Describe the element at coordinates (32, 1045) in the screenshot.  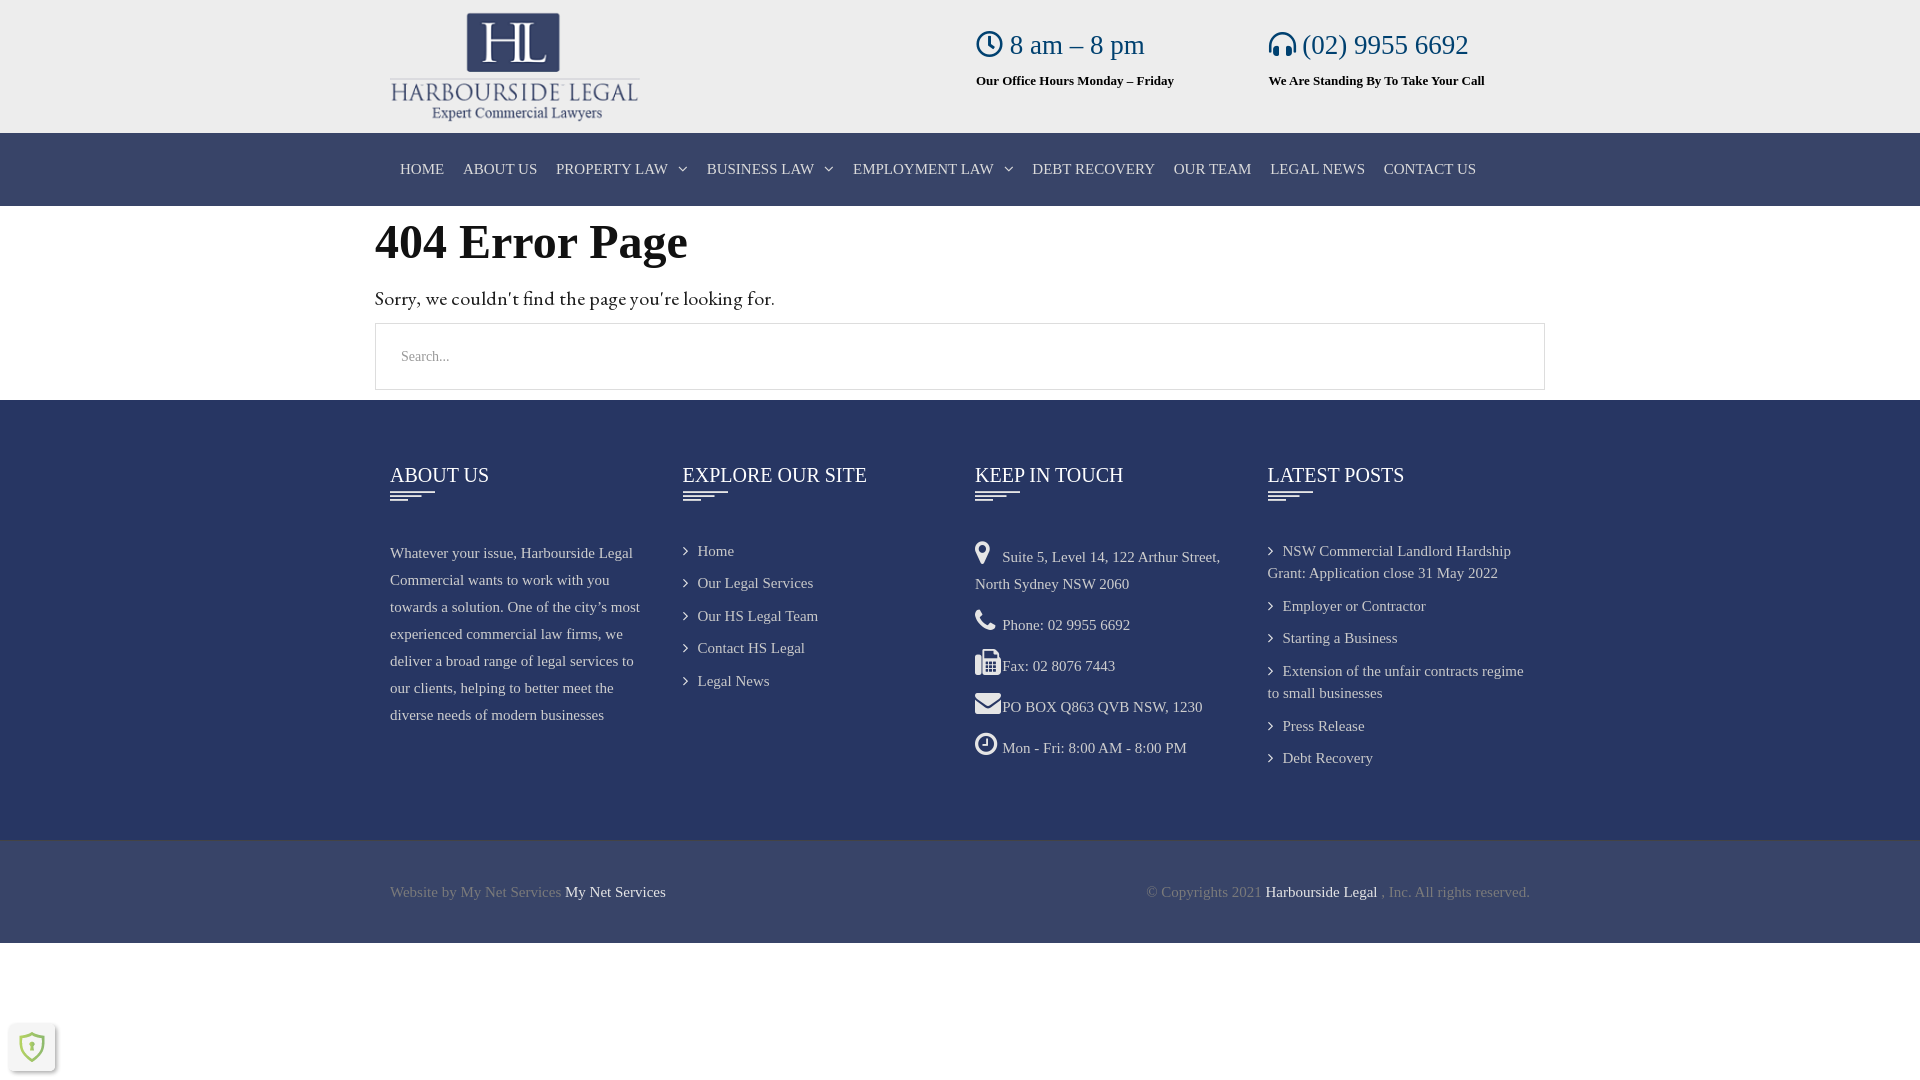
I see `'Shield Security'` at that location.